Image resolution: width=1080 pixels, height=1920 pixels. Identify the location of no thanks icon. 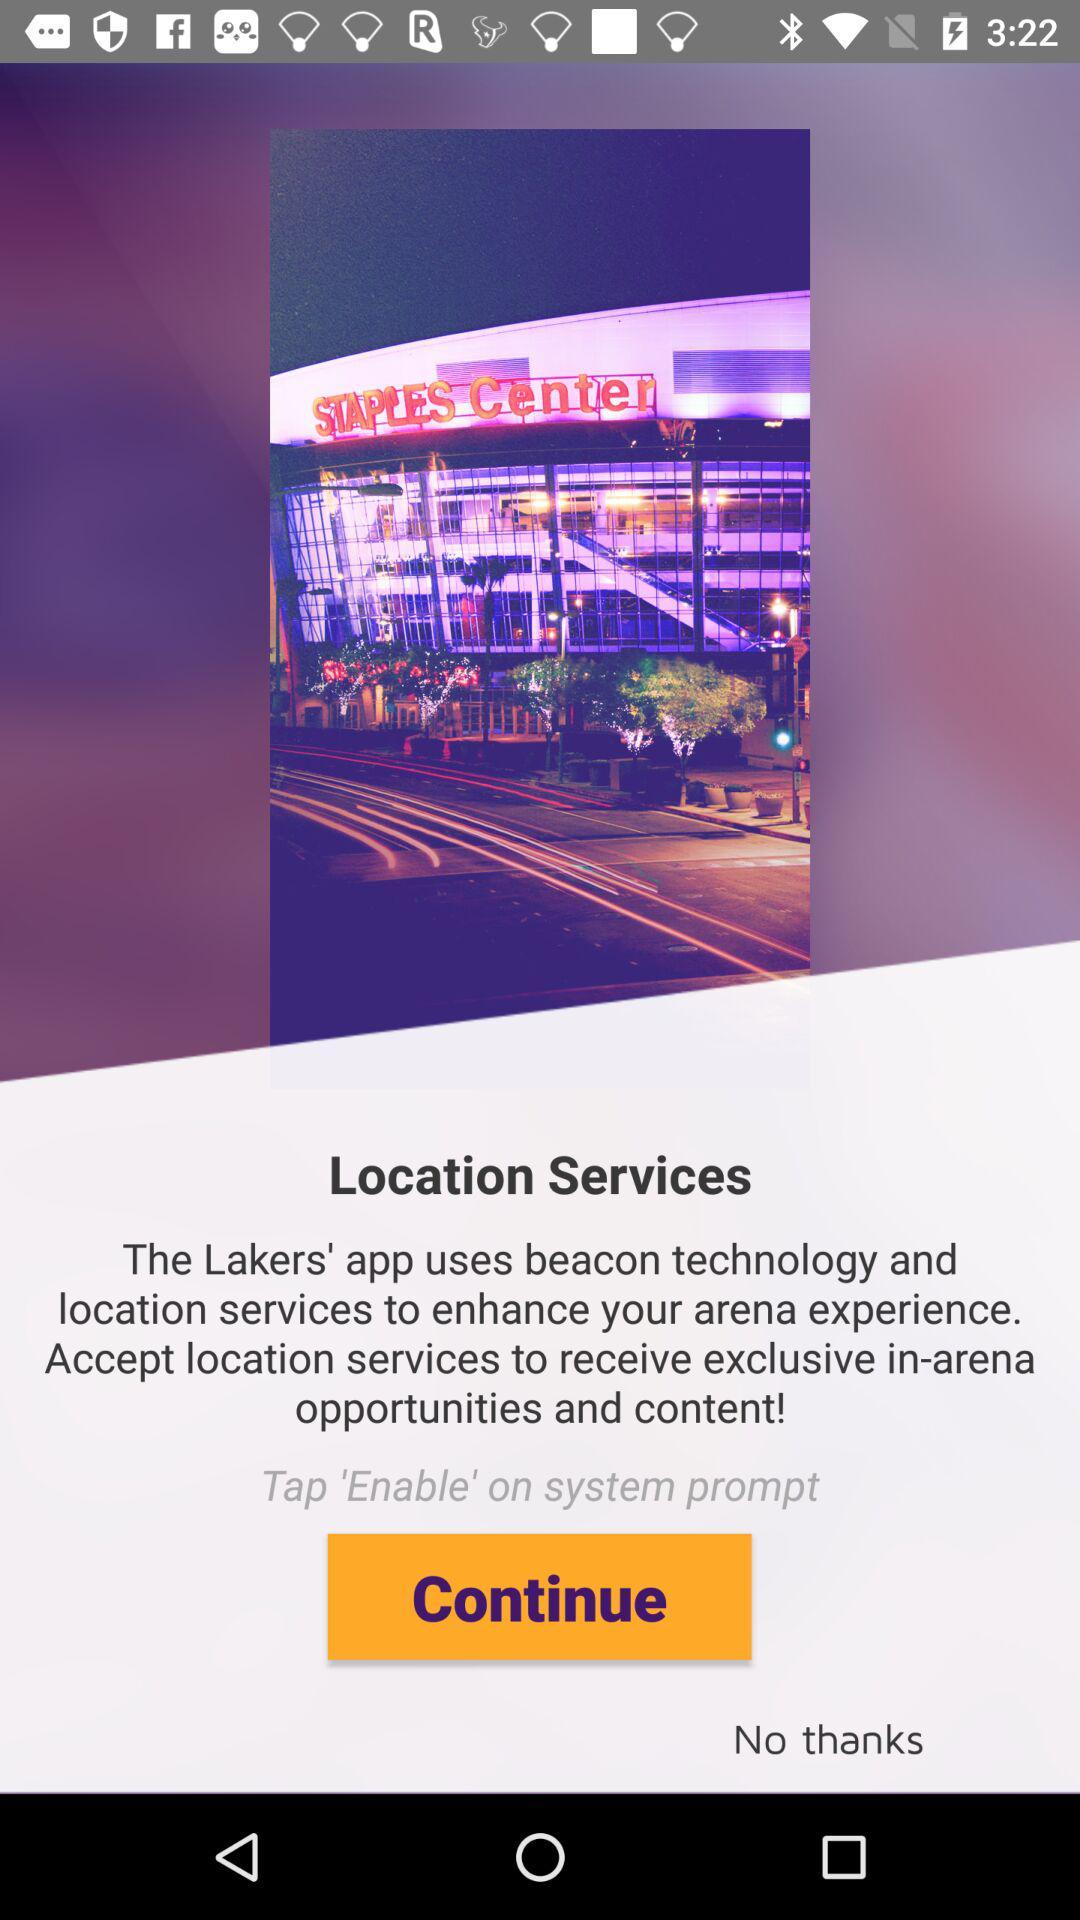
(828, 1736).